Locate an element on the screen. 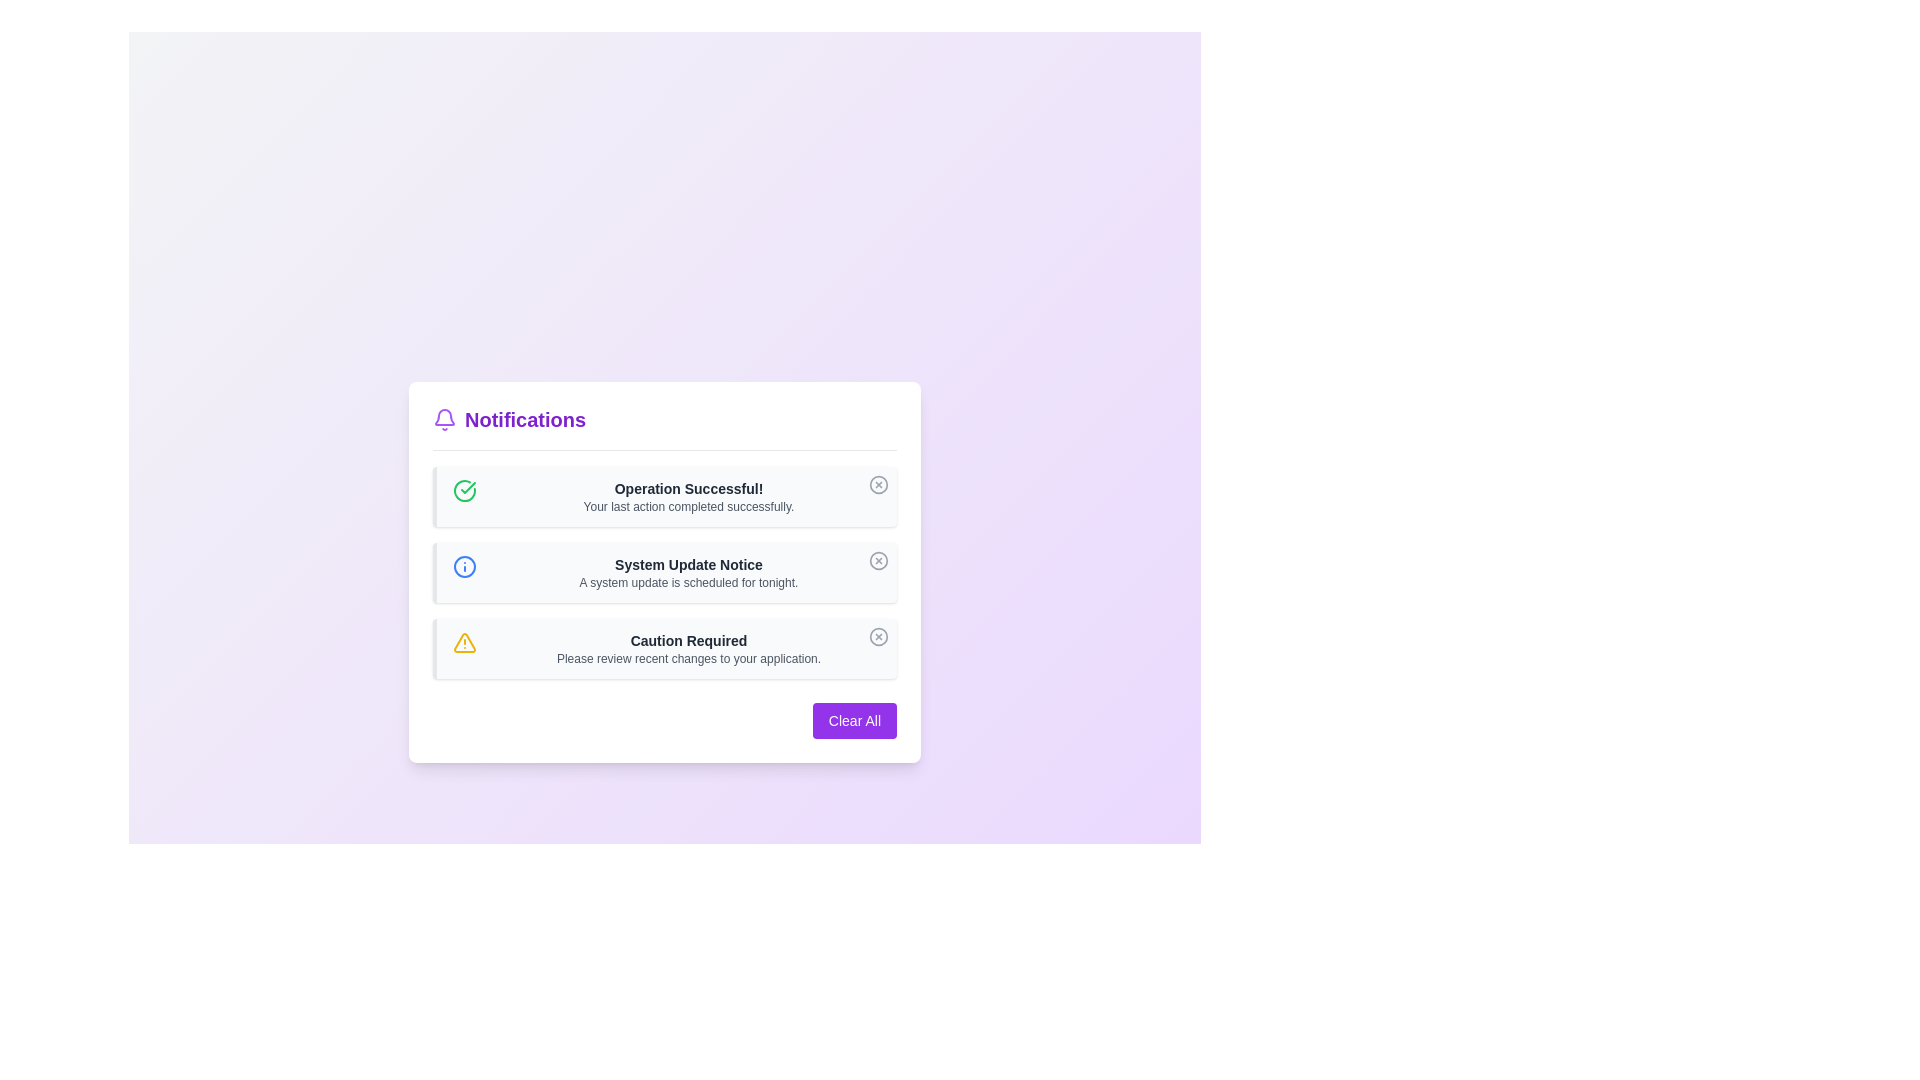  the close button, styled as a circular icon, located at the top-right corner of the 'System Update Notice' notification is located at coordinates (878, 560).